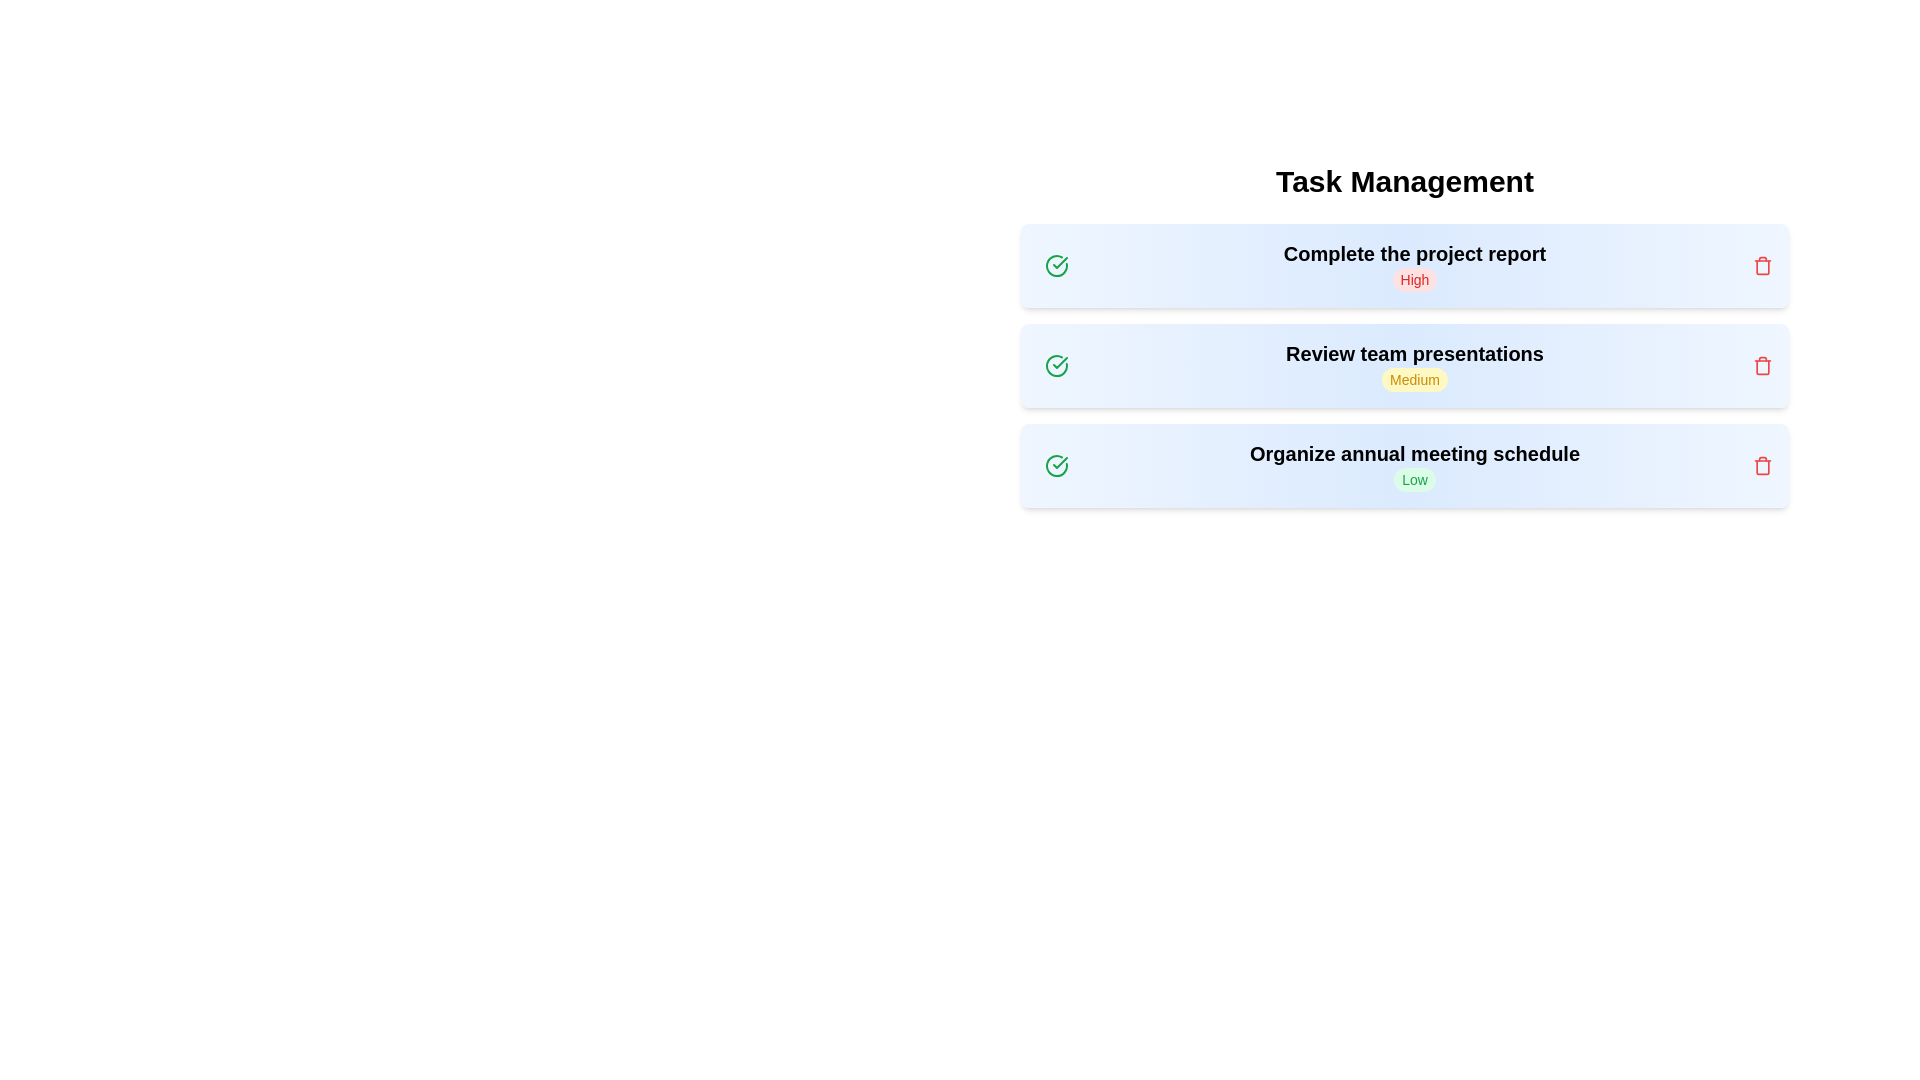 The width and height of the screenshot is (1920, 1080). I want to click on the checkmark icon for the task to mark it as completed, so click(1055, 265).